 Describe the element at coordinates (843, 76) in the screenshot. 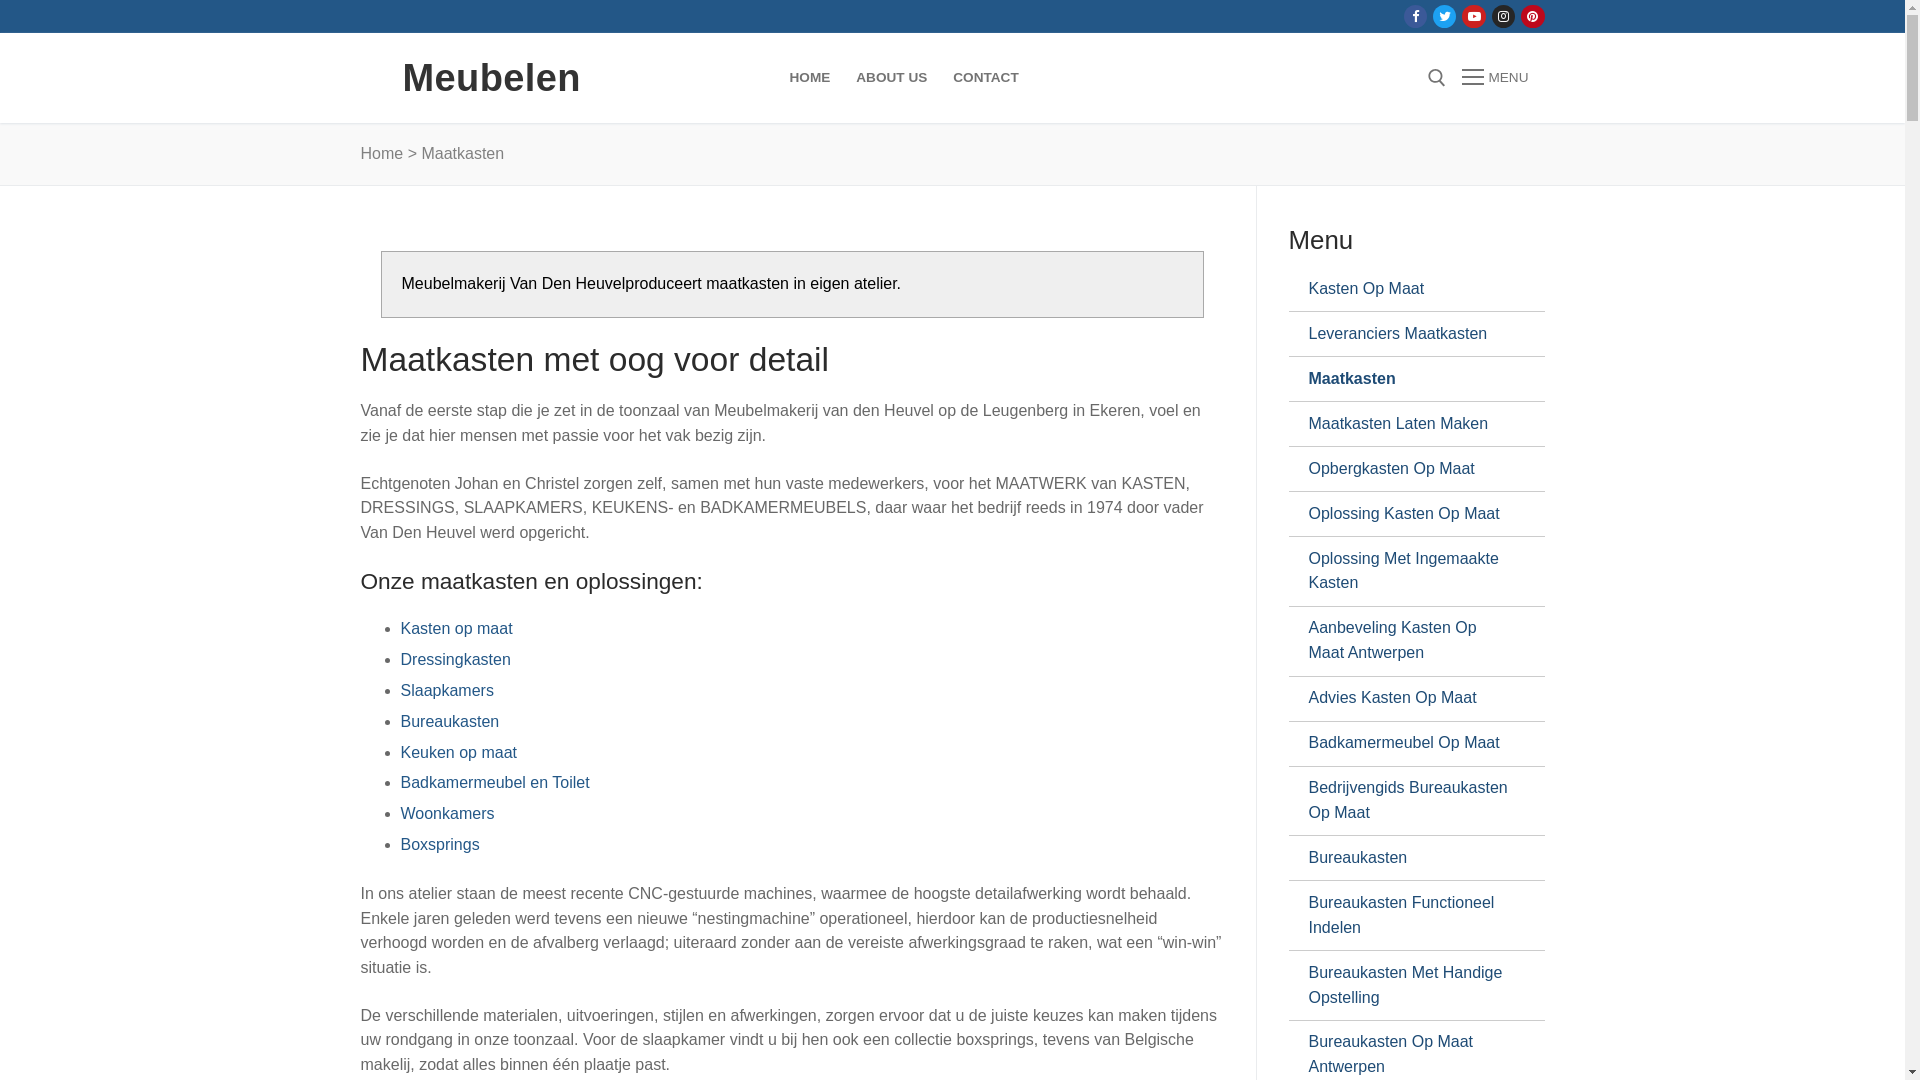

I see `'ABOUT US'` at that location.